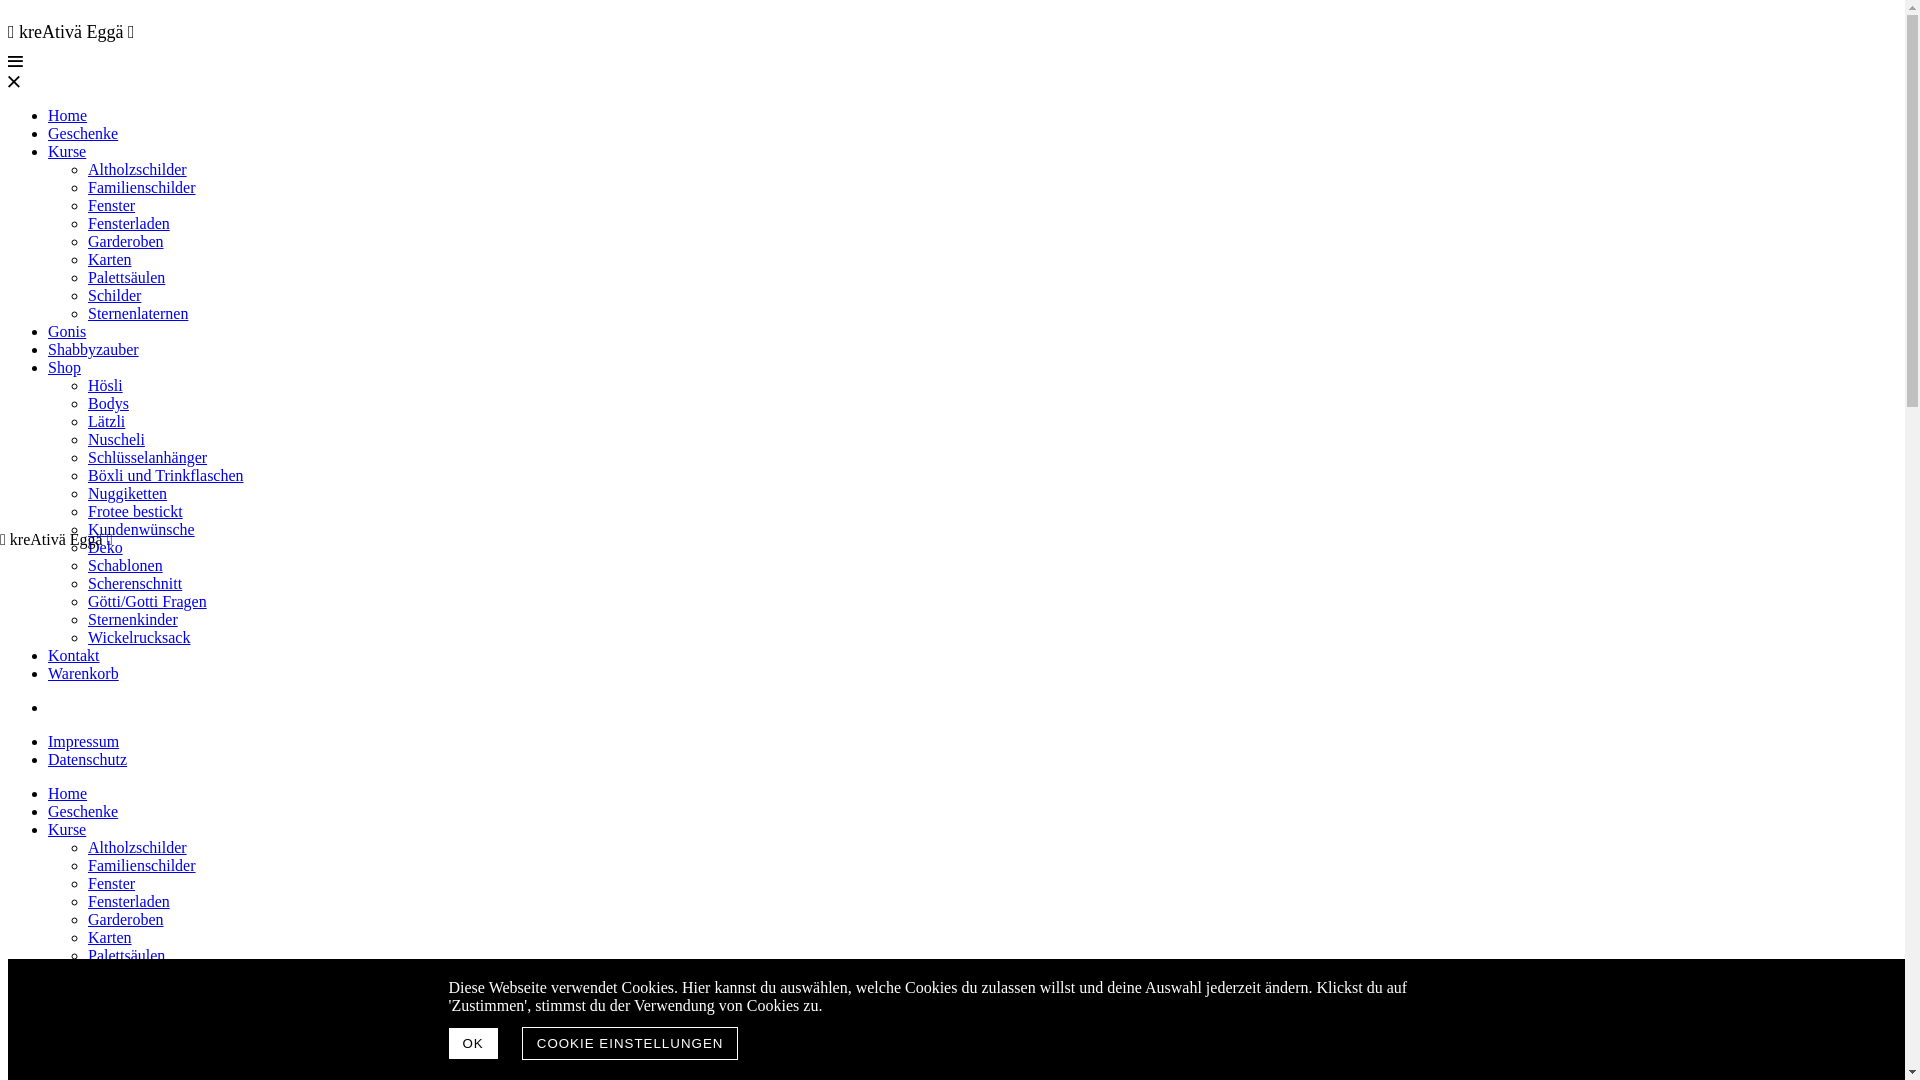 The image size is (1920, 1080). What do you see at coordinates (86, 882) in the screenshot?
I see `'Fenster'` at bounding box center [86, 882].